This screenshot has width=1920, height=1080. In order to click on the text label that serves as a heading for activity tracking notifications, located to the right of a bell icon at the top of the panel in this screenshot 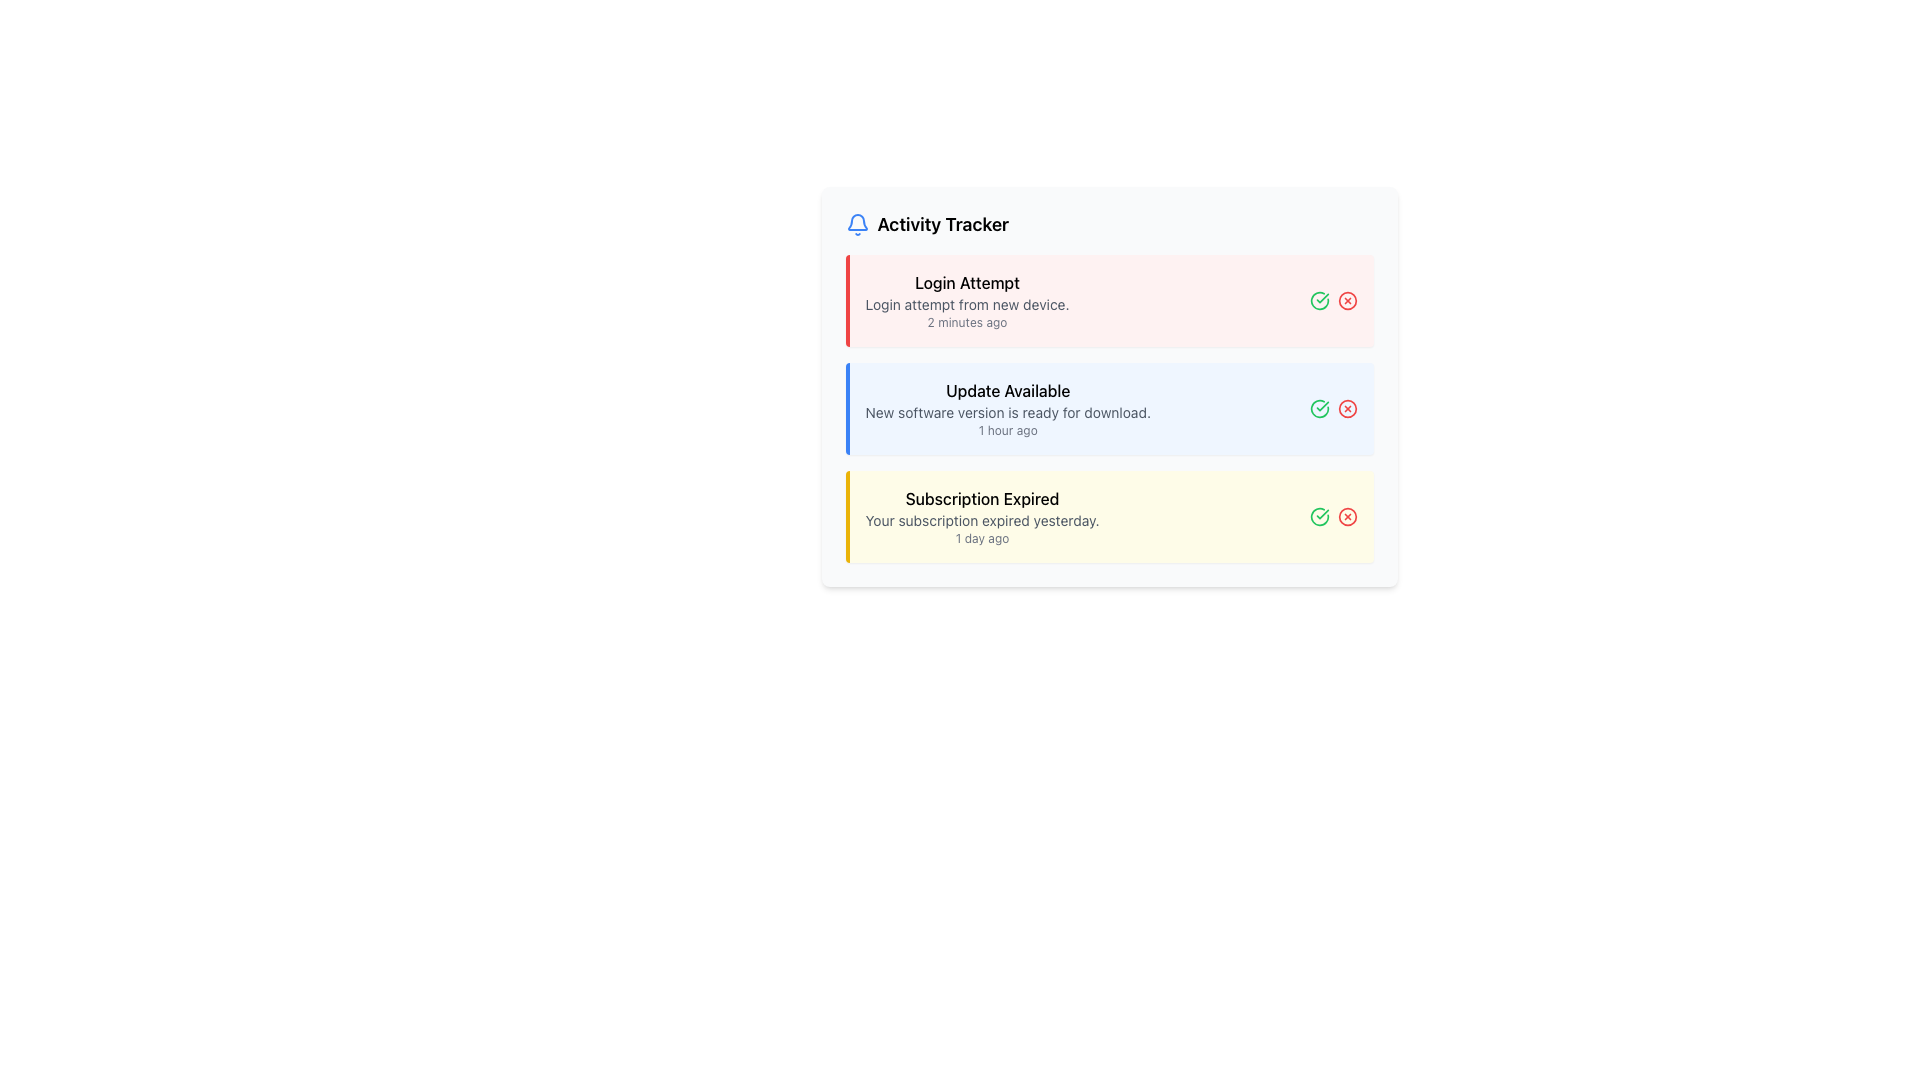, I will do `click(942, 224)`.